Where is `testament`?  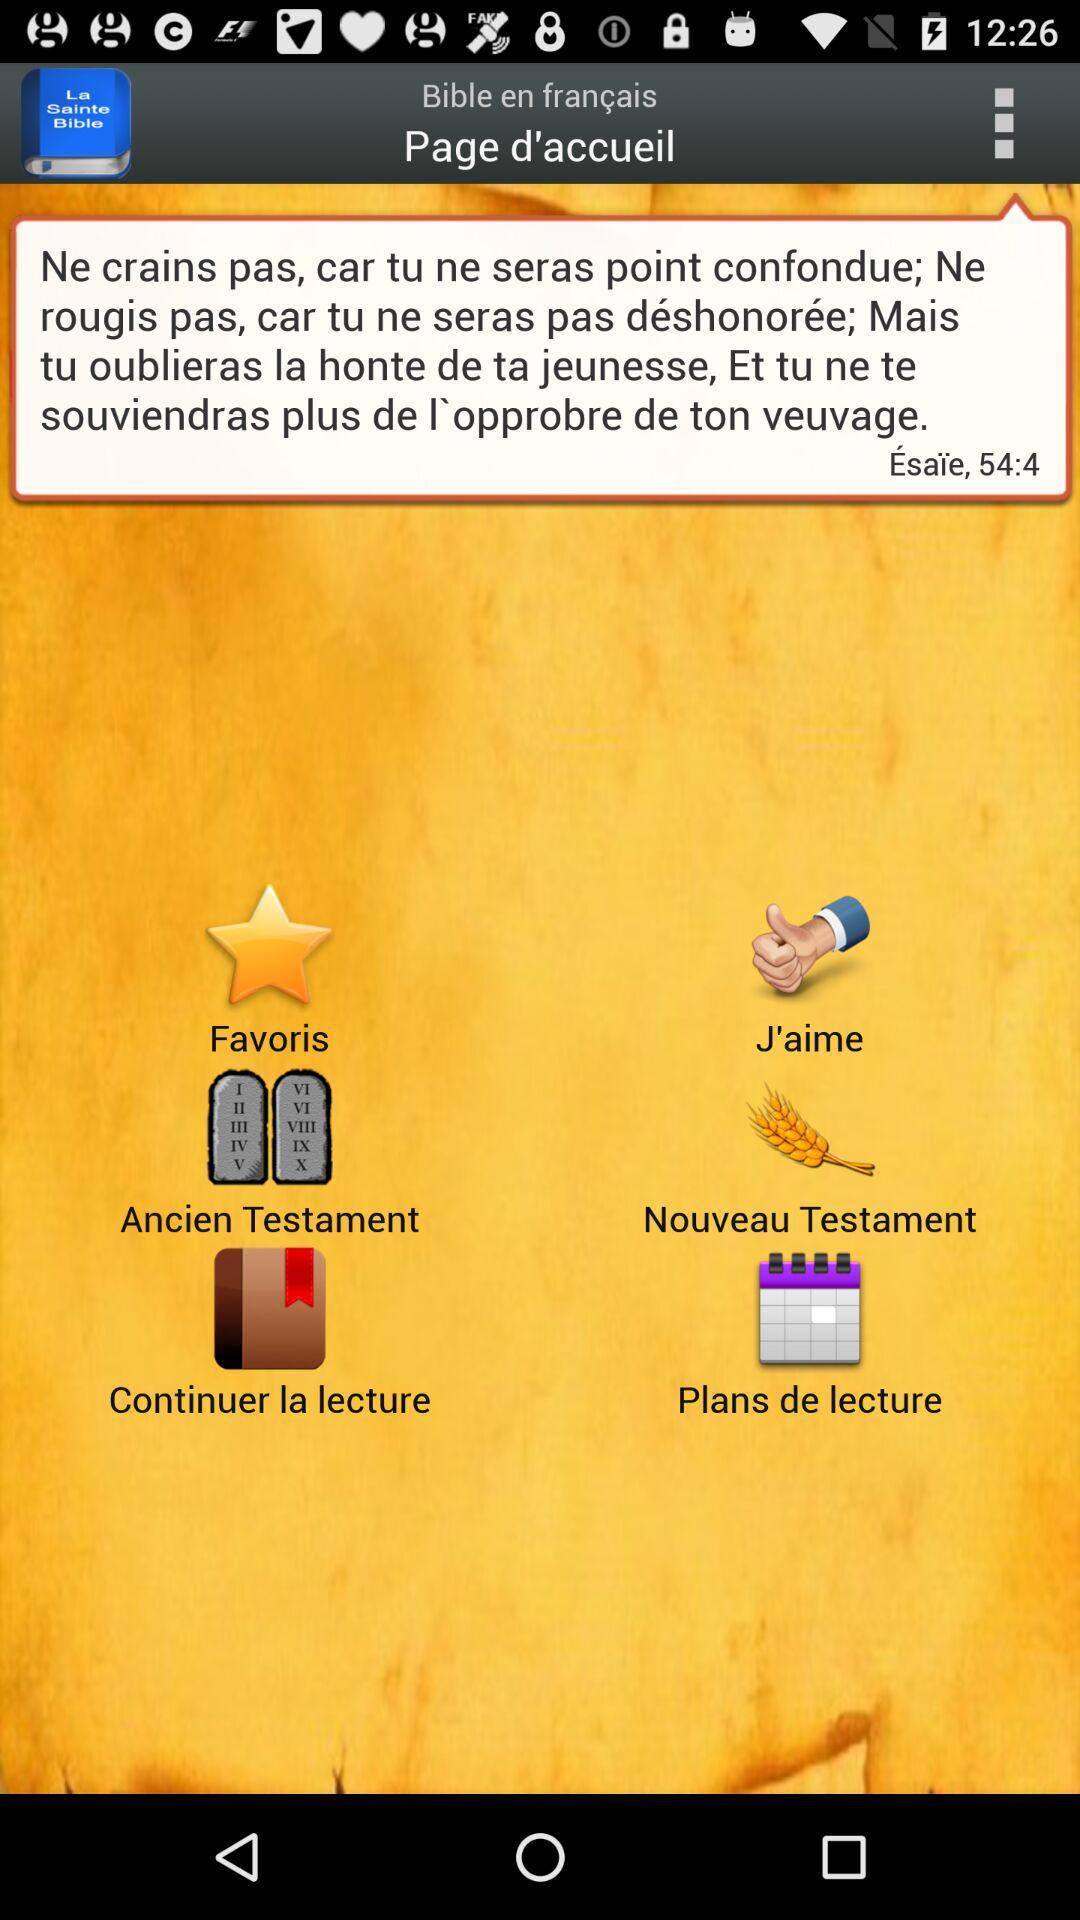
testament is located at coordinates (808, 1127).